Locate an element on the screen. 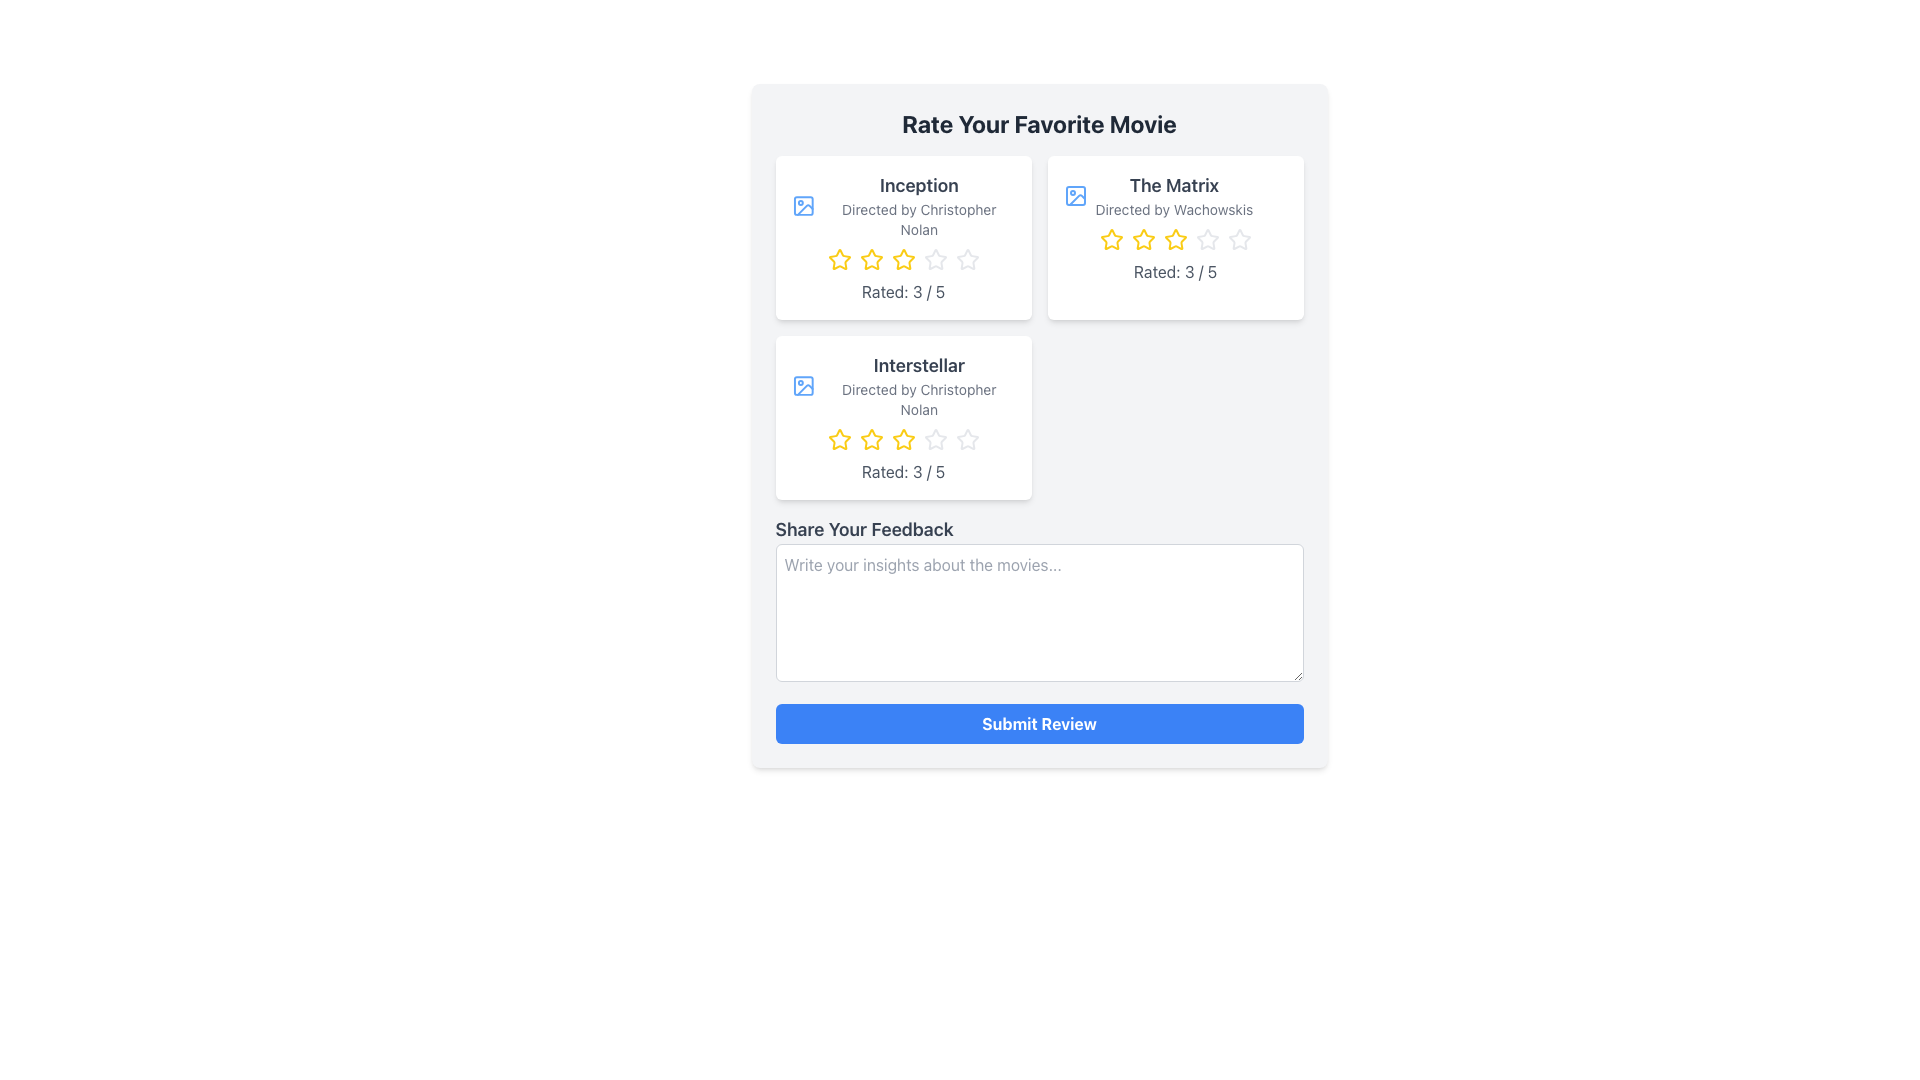 The height and width of the screenshot is (1080, 1920). the Text Display element that shows the title and director of the movie 'The Matrix', located in the second card of the grid layout on the right is located at coordinates (1174, 196).